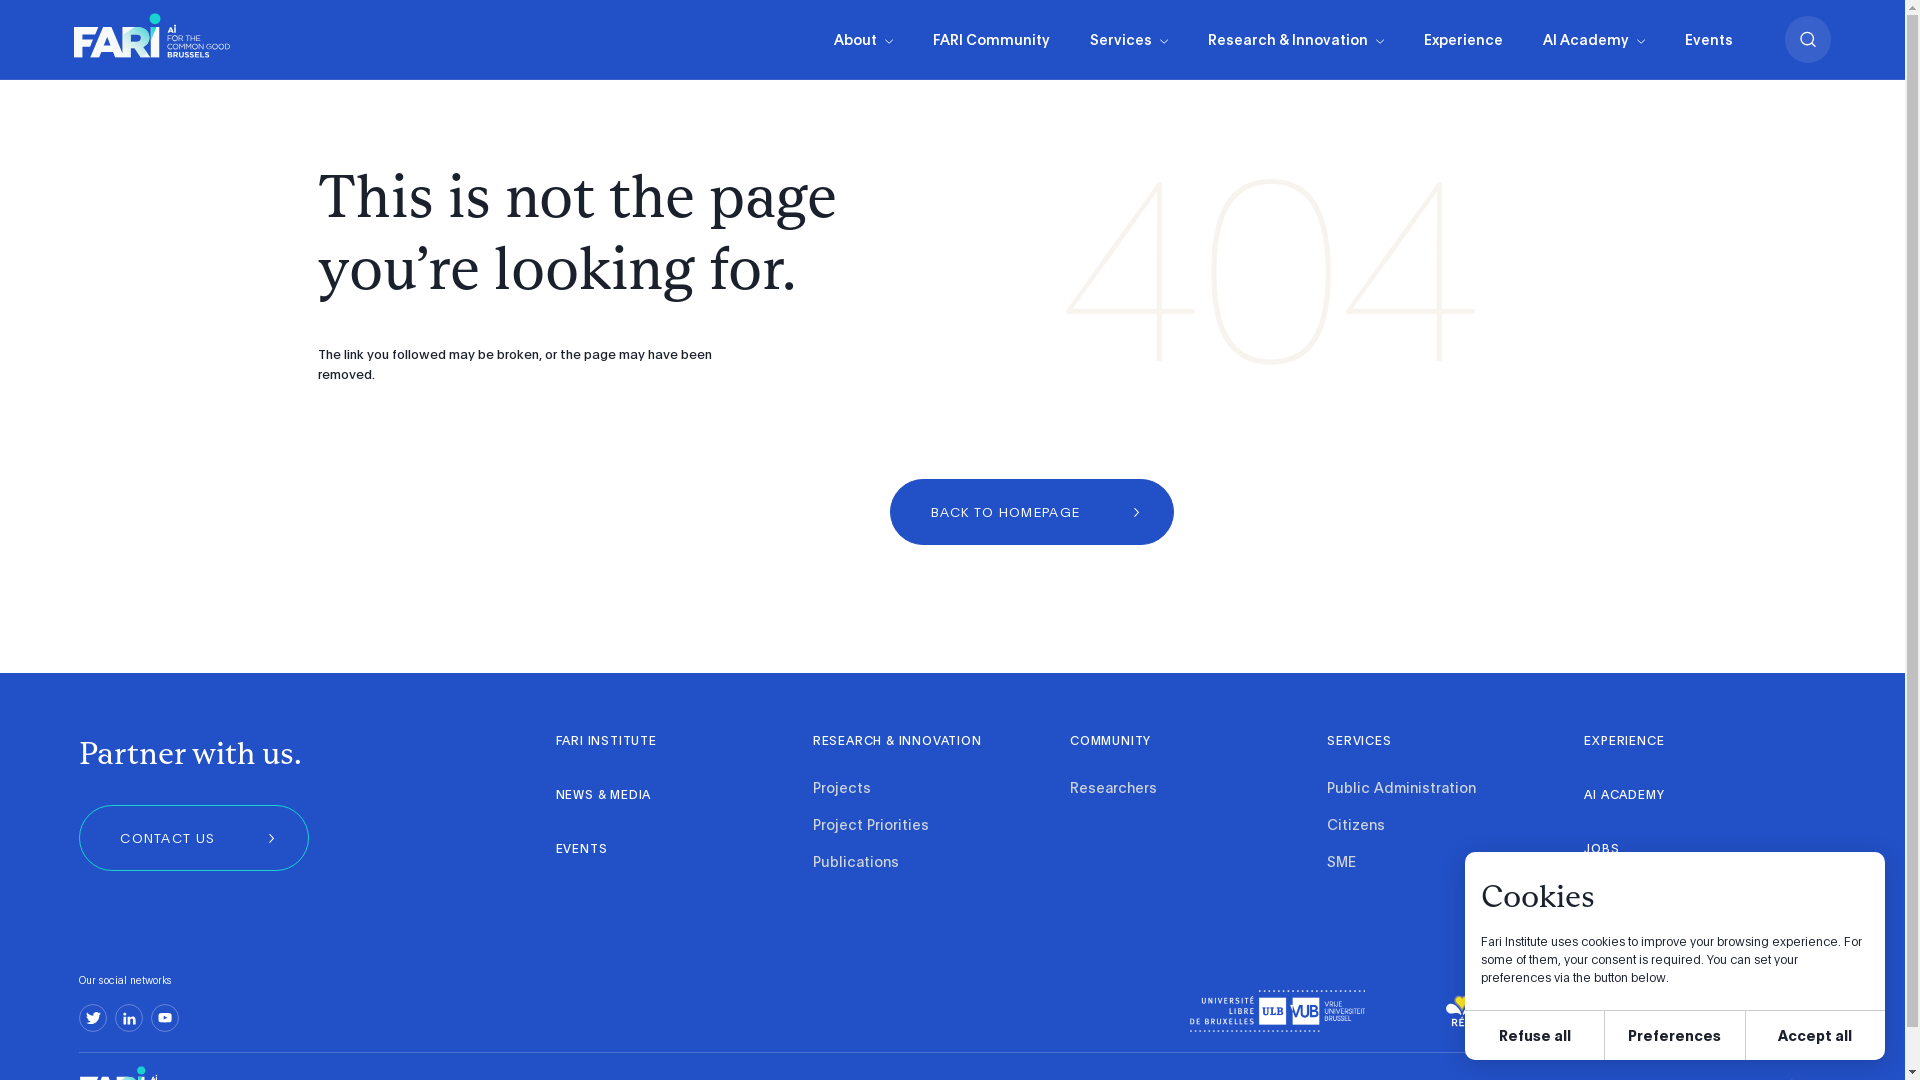  I want to click on 'FARI INSTITUTE', so click(556, 741).